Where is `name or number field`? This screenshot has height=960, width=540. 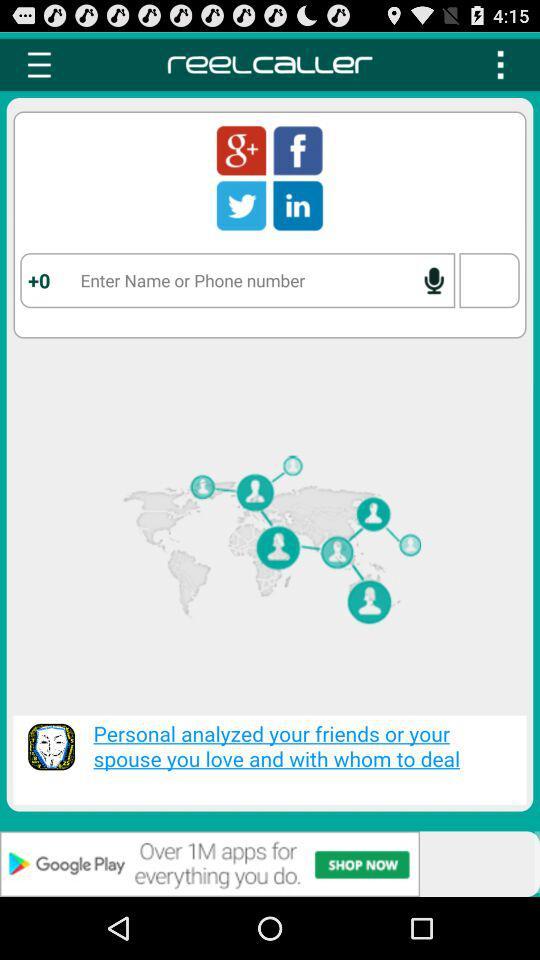
name or number field is located at coordinates (237, 279).